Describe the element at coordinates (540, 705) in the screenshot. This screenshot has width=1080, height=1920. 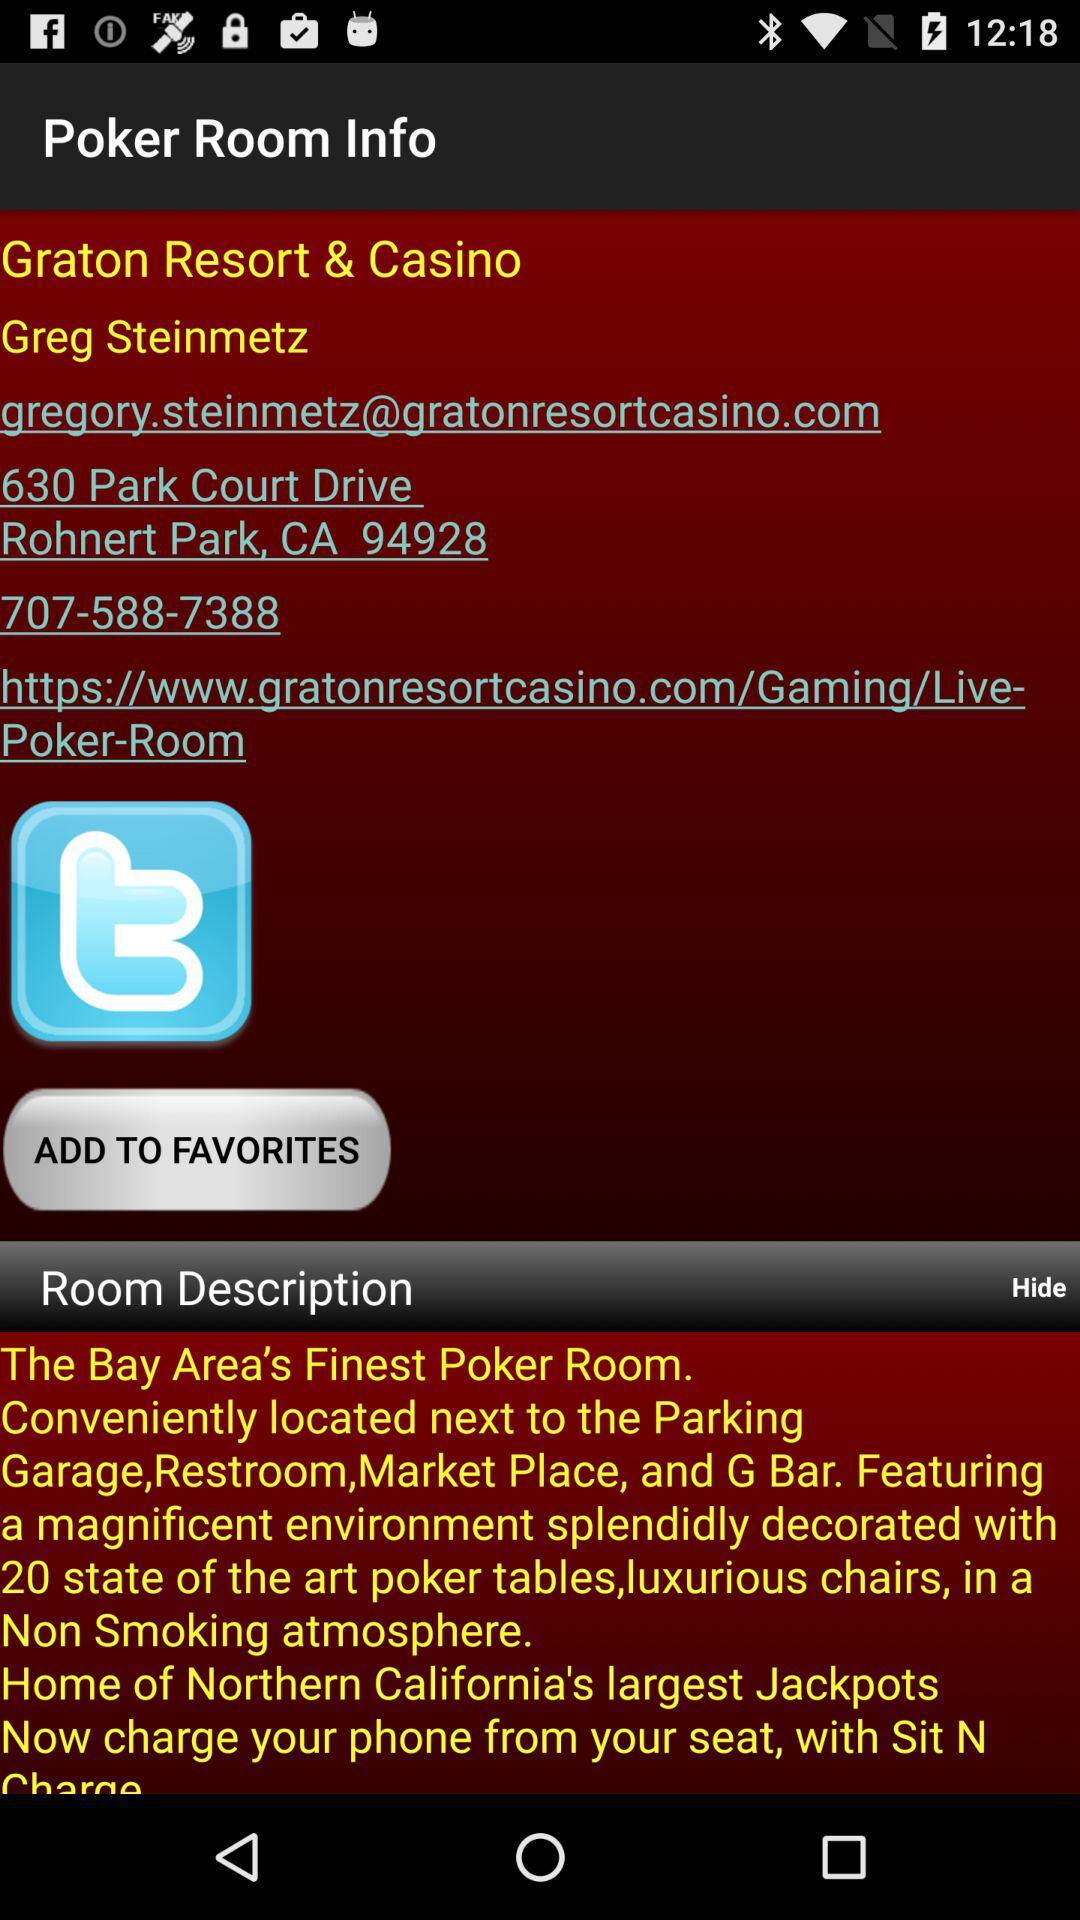
I see `https www gratonresortcasino` at that location.